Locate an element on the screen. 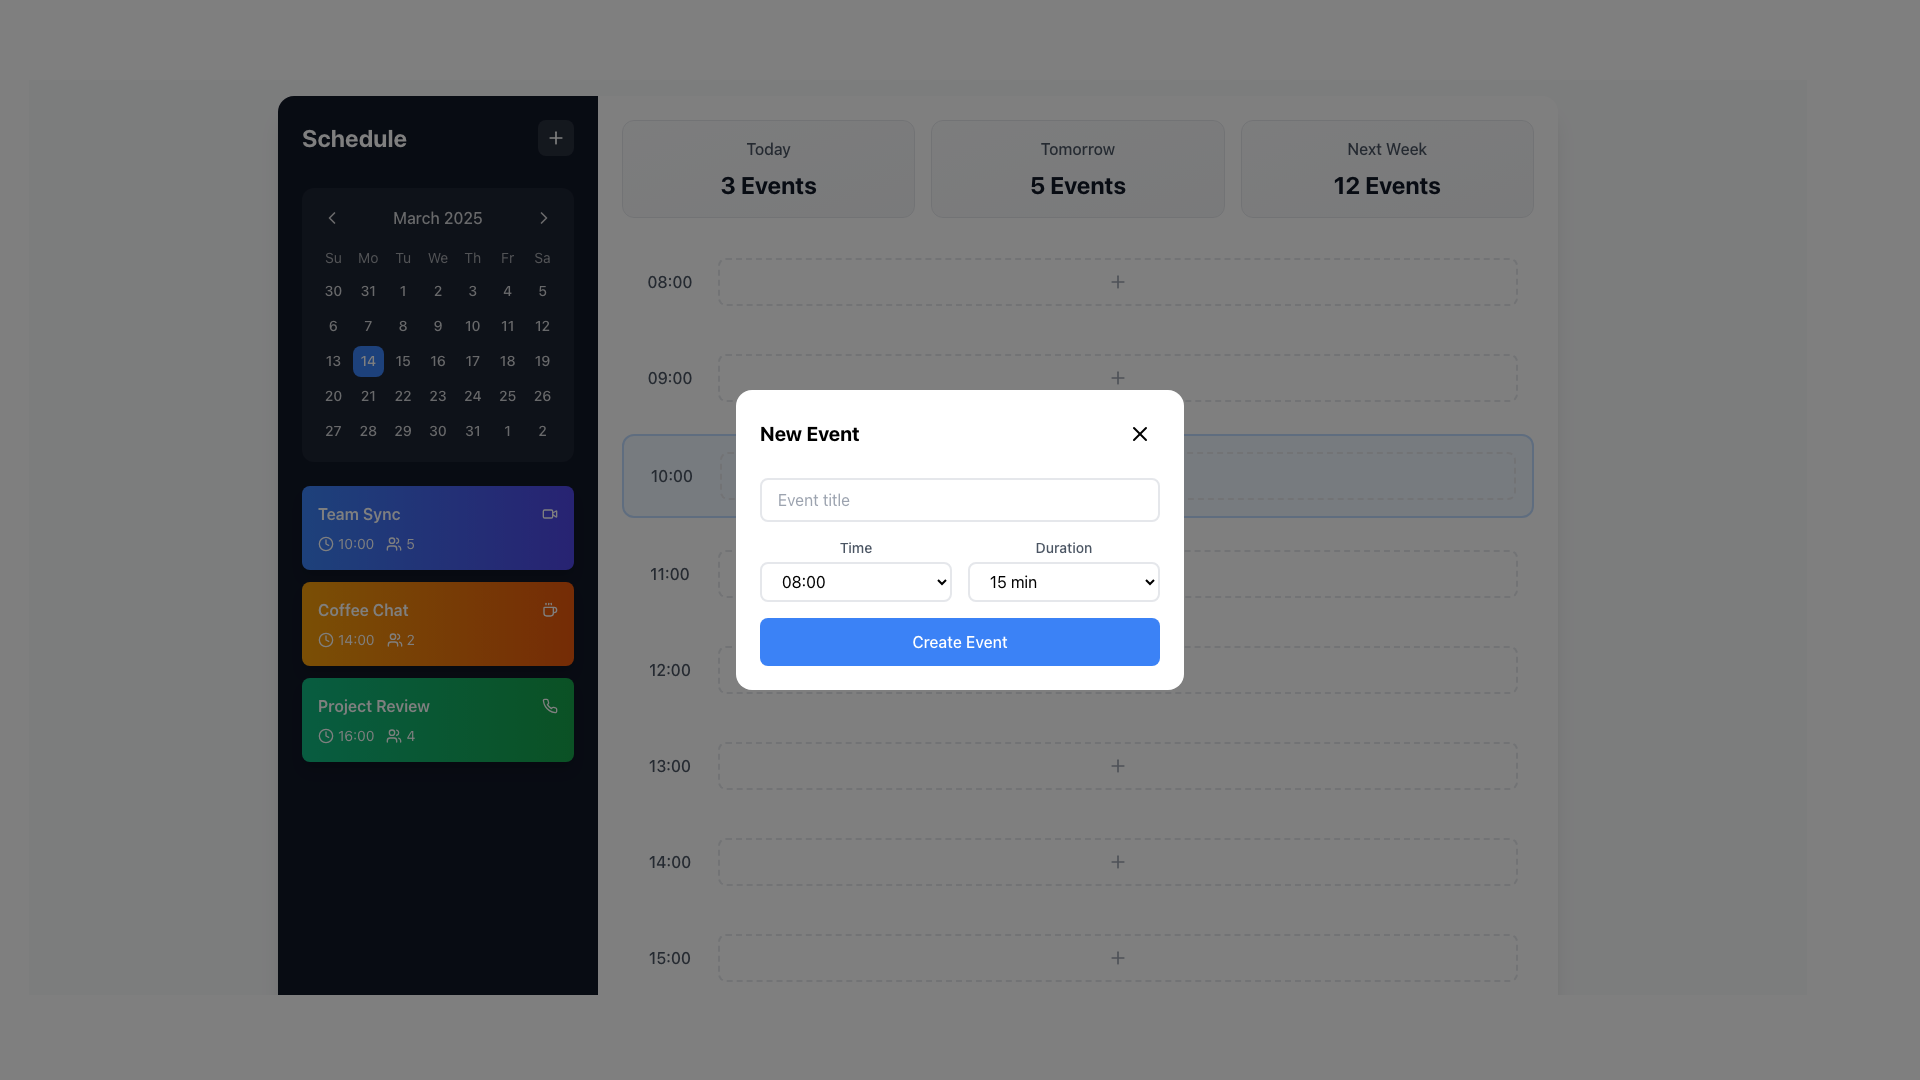 Image resolution: width=1920 pixels, height=1080 pixels. the interactive area for adding a new event to the schedule at the 14:00 time slot is located at coordinates (1117, 860).